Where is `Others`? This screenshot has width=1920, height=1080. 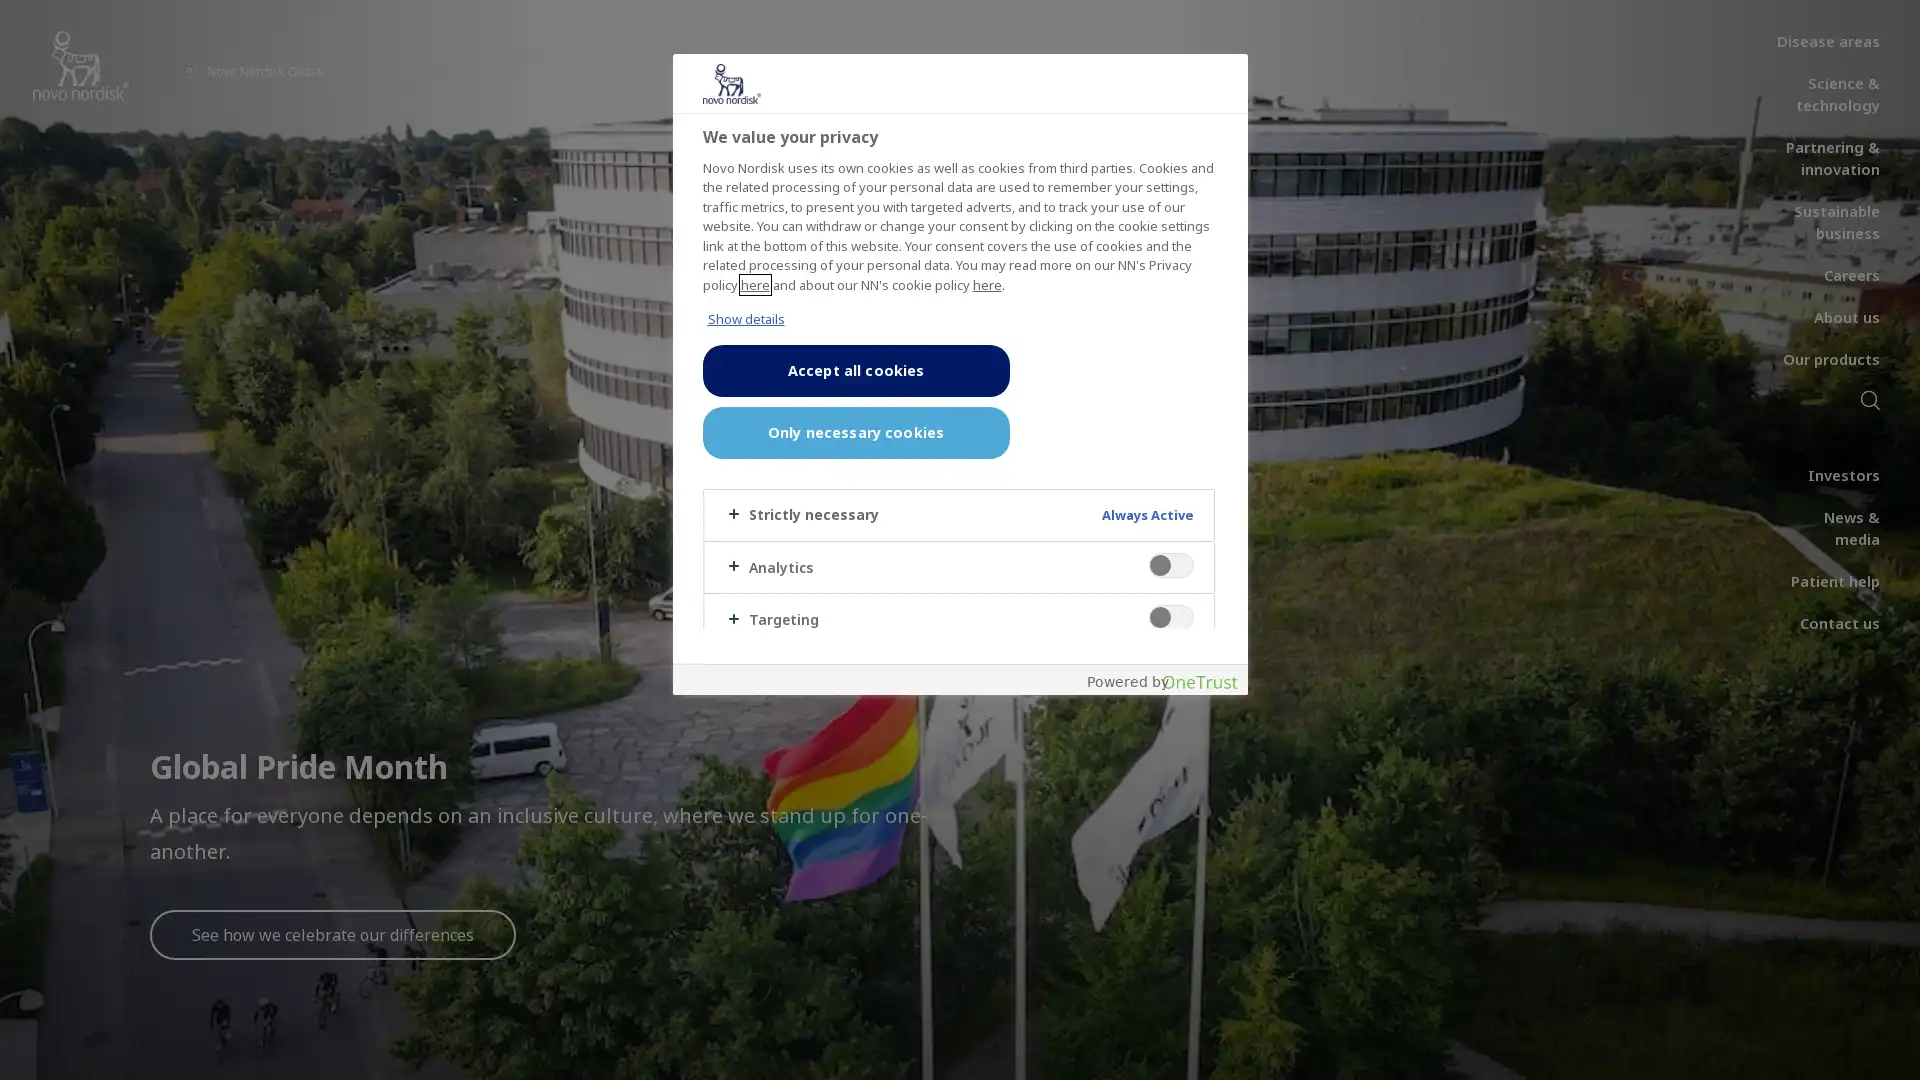 Others is located at coordinates (957, 671).